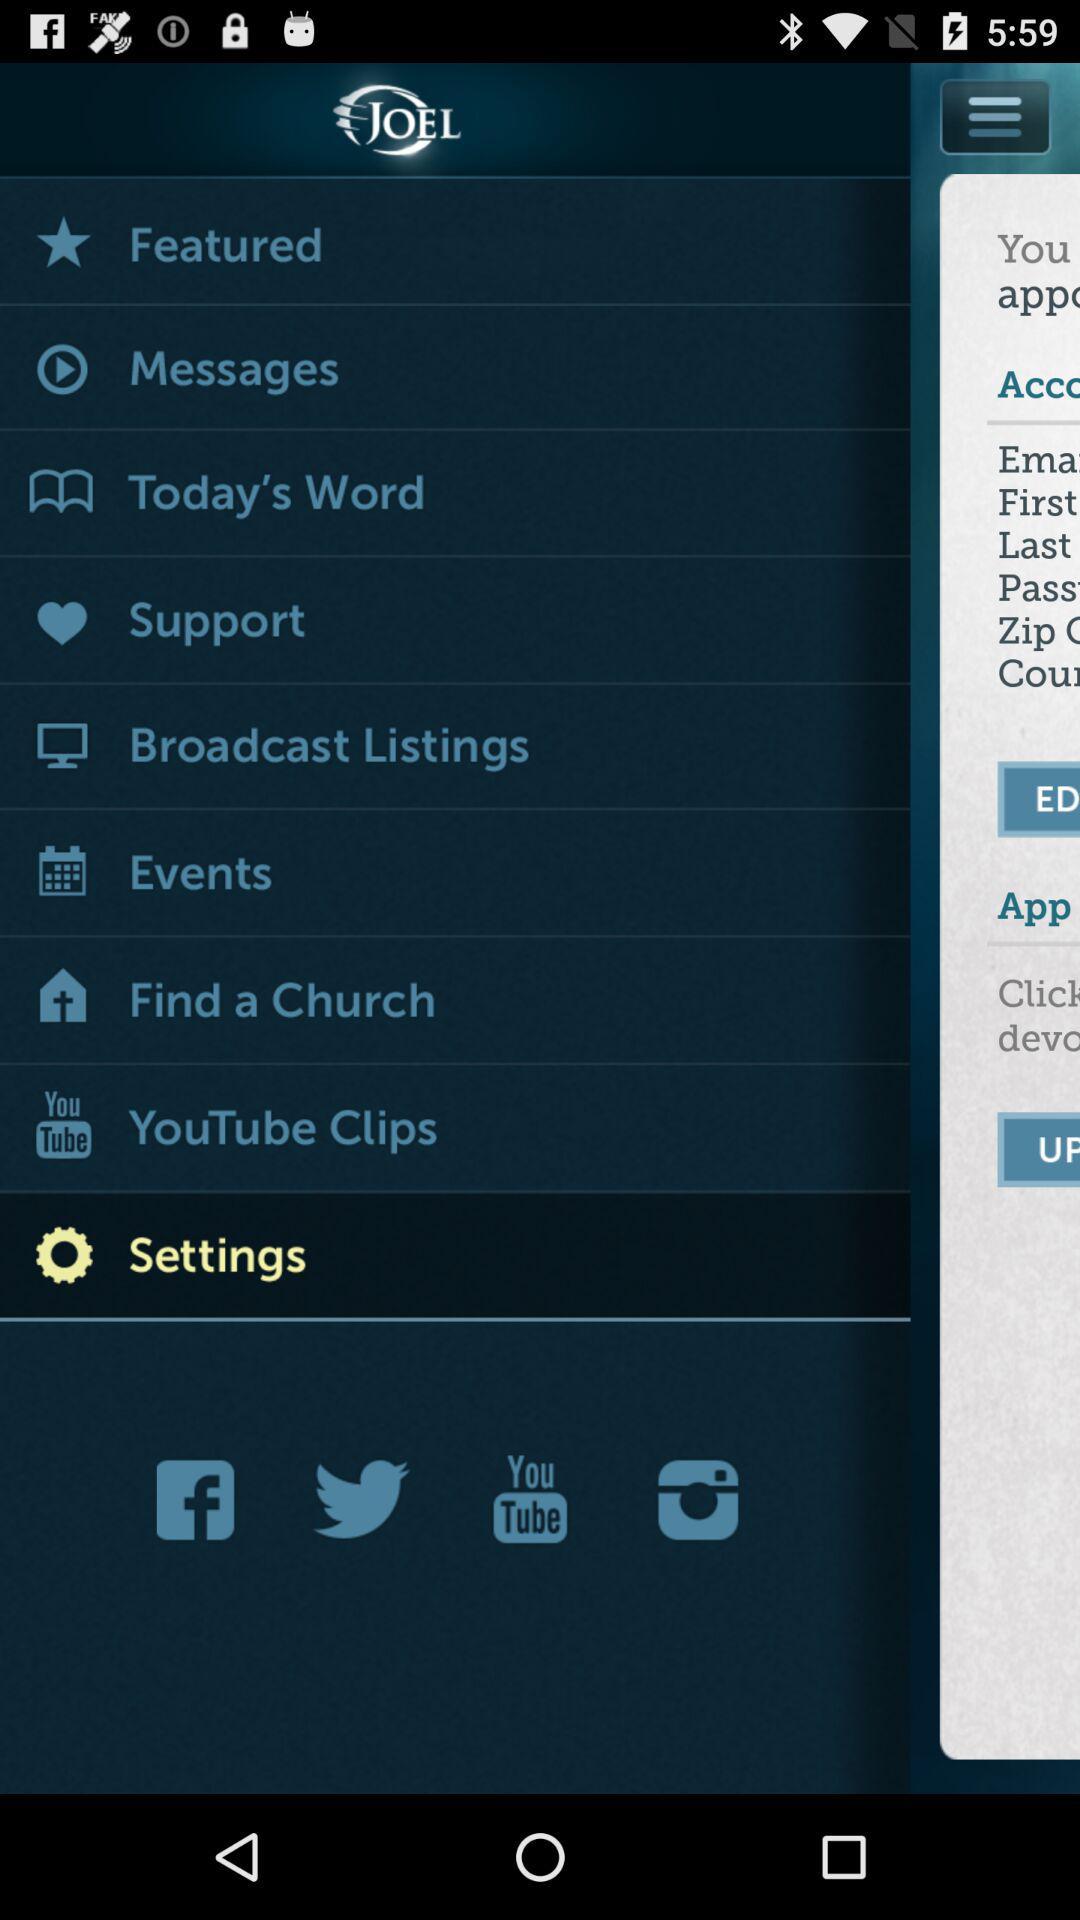 This screenshot has width=1080, height=1920. What do you see at coordinates (1038, 798) in the screenshot?
I see `edit account details` at bounding box center [1038, 798].